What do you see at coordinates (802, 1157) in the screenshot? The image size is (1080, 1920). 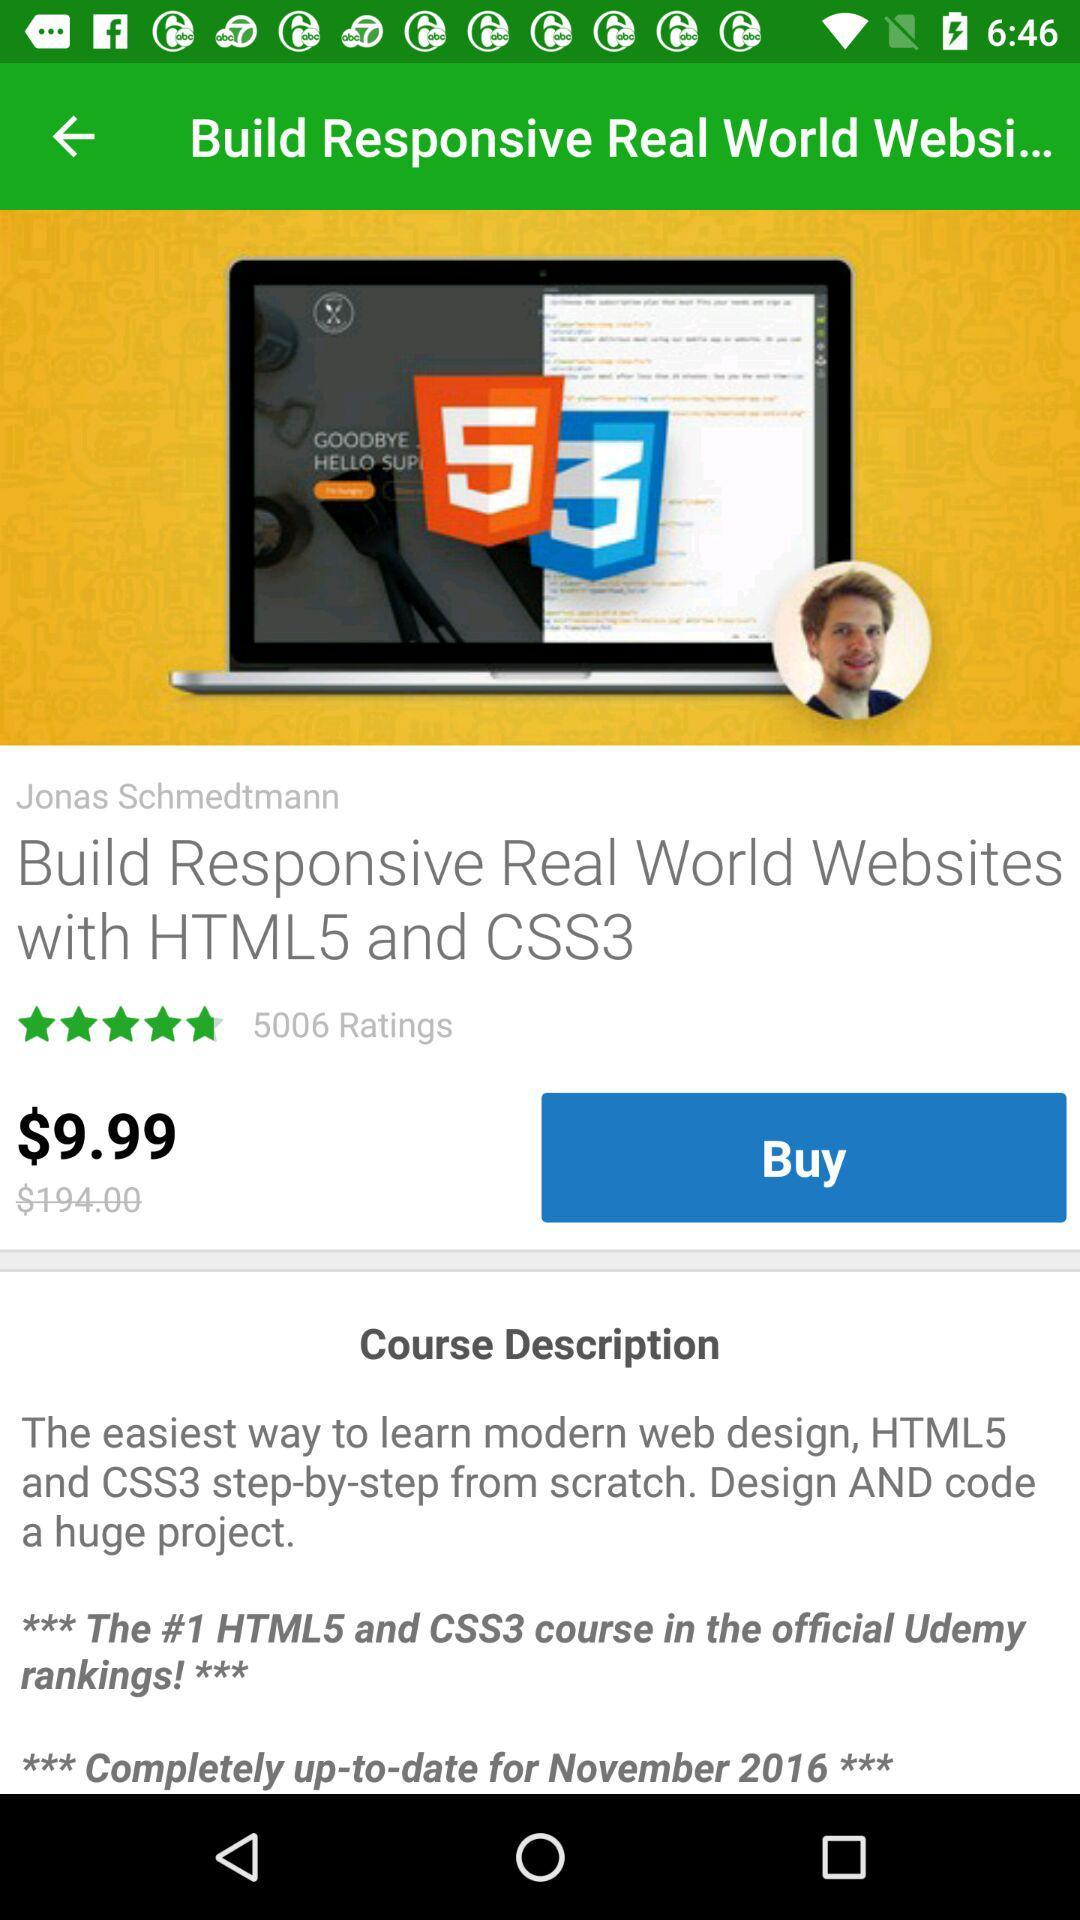 I see `item below build responsive real item` at bounding box center [802, 1157].